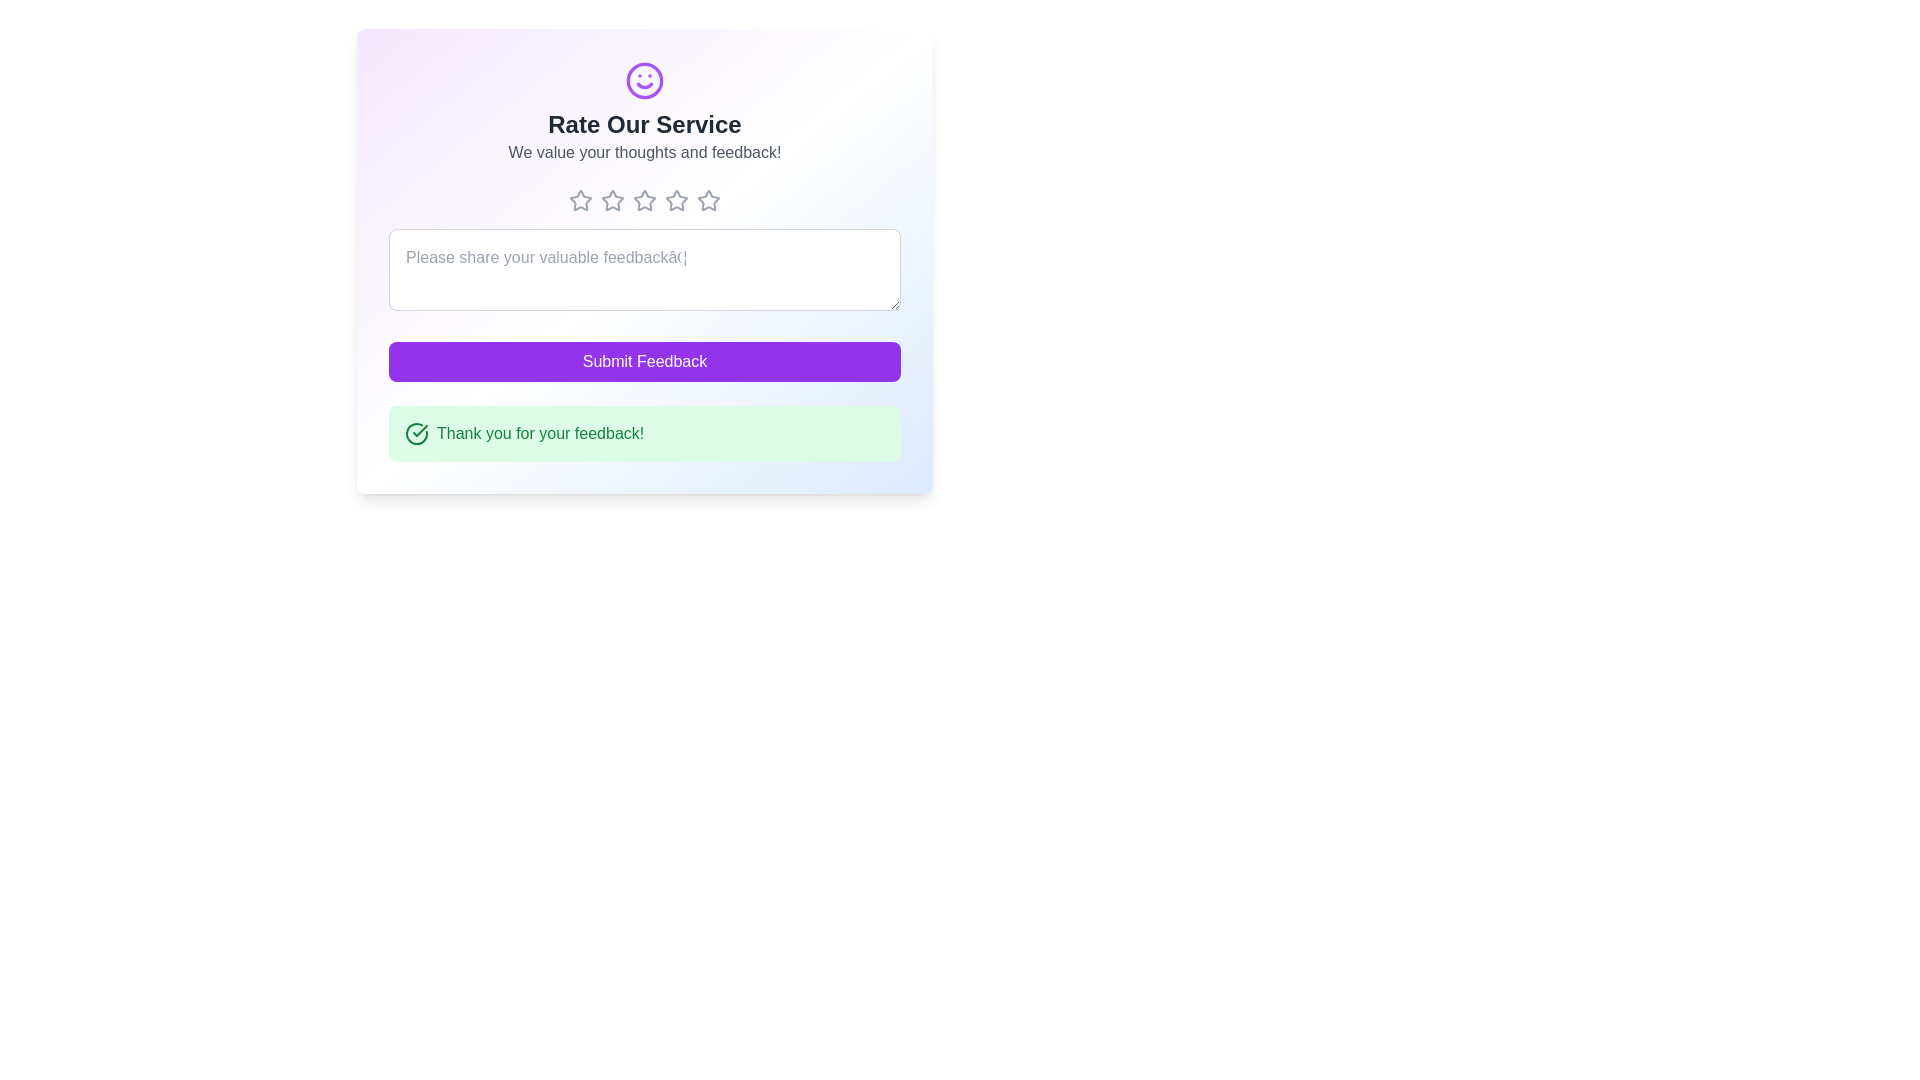 This screenshot has width=1920, height=1080. Describe the element at coordinates (644, 433) in the screenshot. I see `the message in the green alert box that says 'Thank you for your feedback!' located at the center-bottom of the interface` at that location.